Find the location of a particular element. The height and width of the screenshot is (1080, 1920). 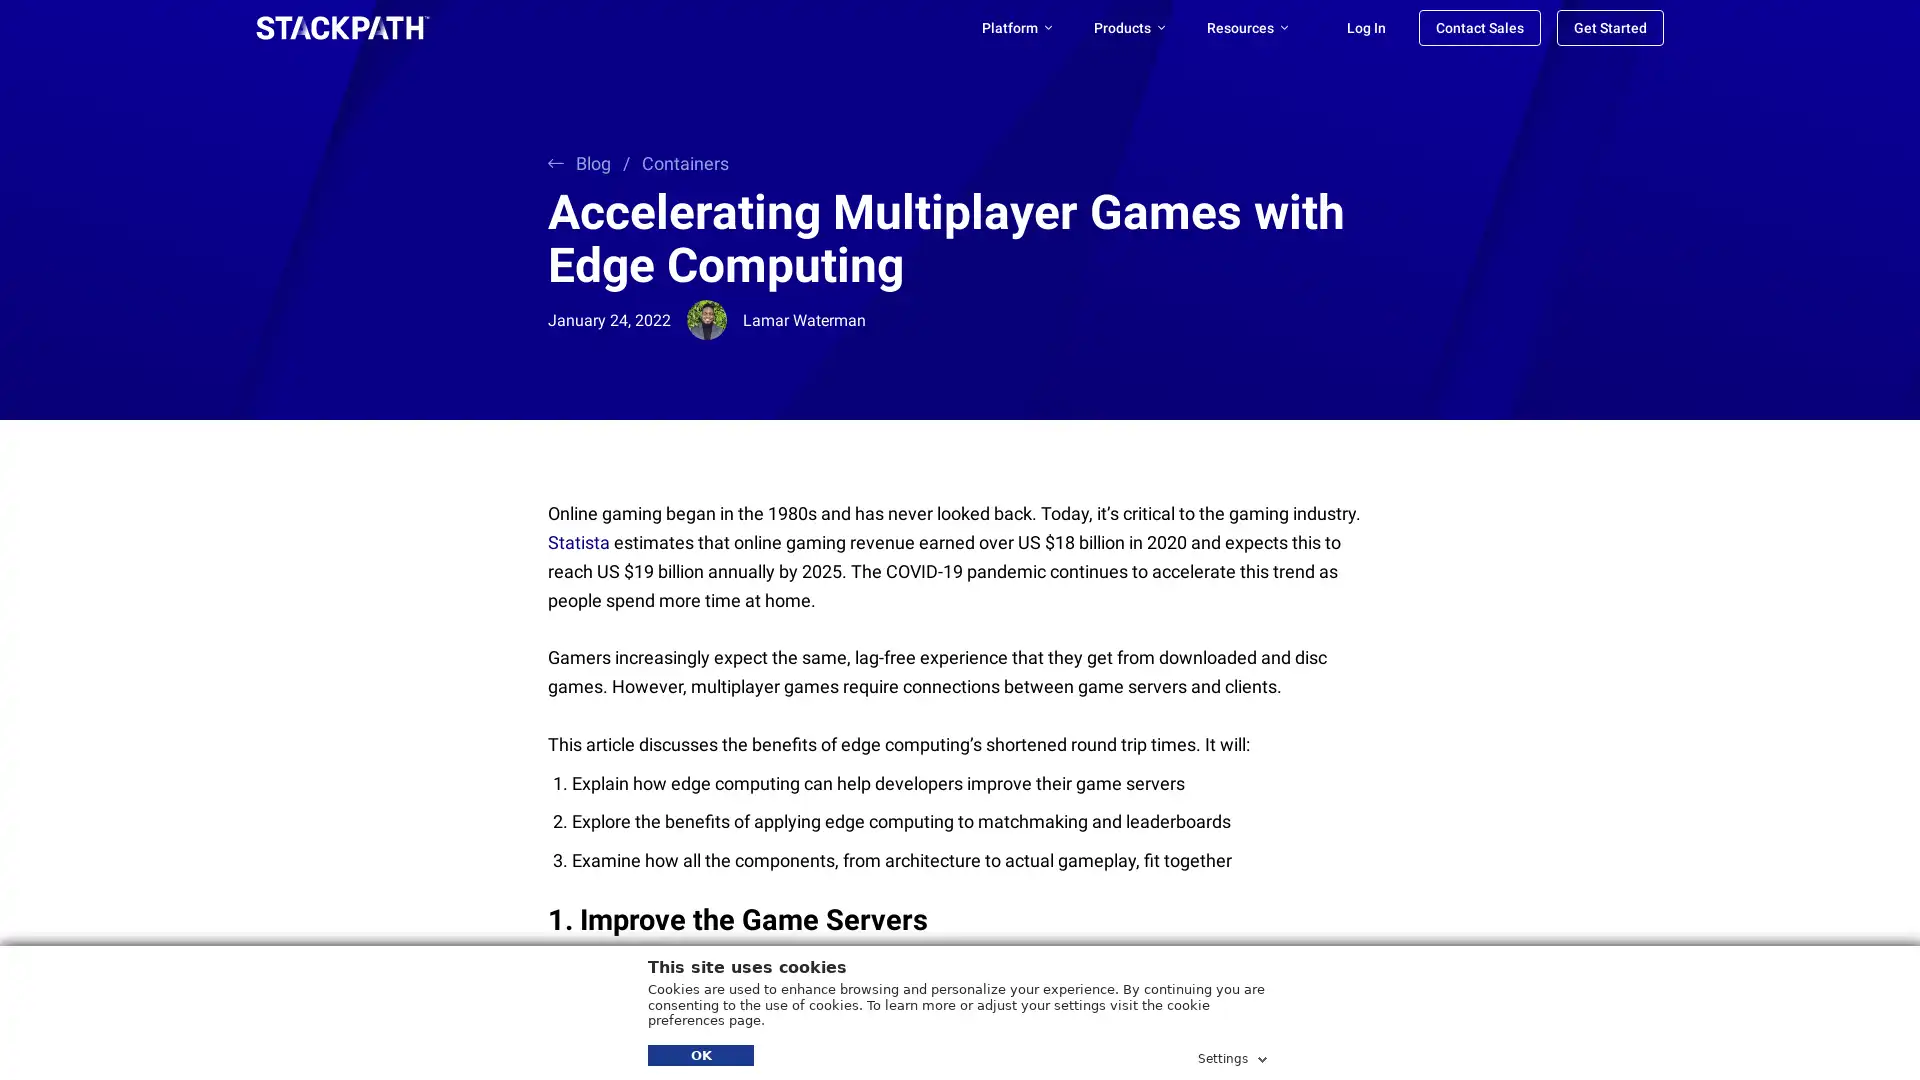

Resources is located at coordinates (1246, 27).